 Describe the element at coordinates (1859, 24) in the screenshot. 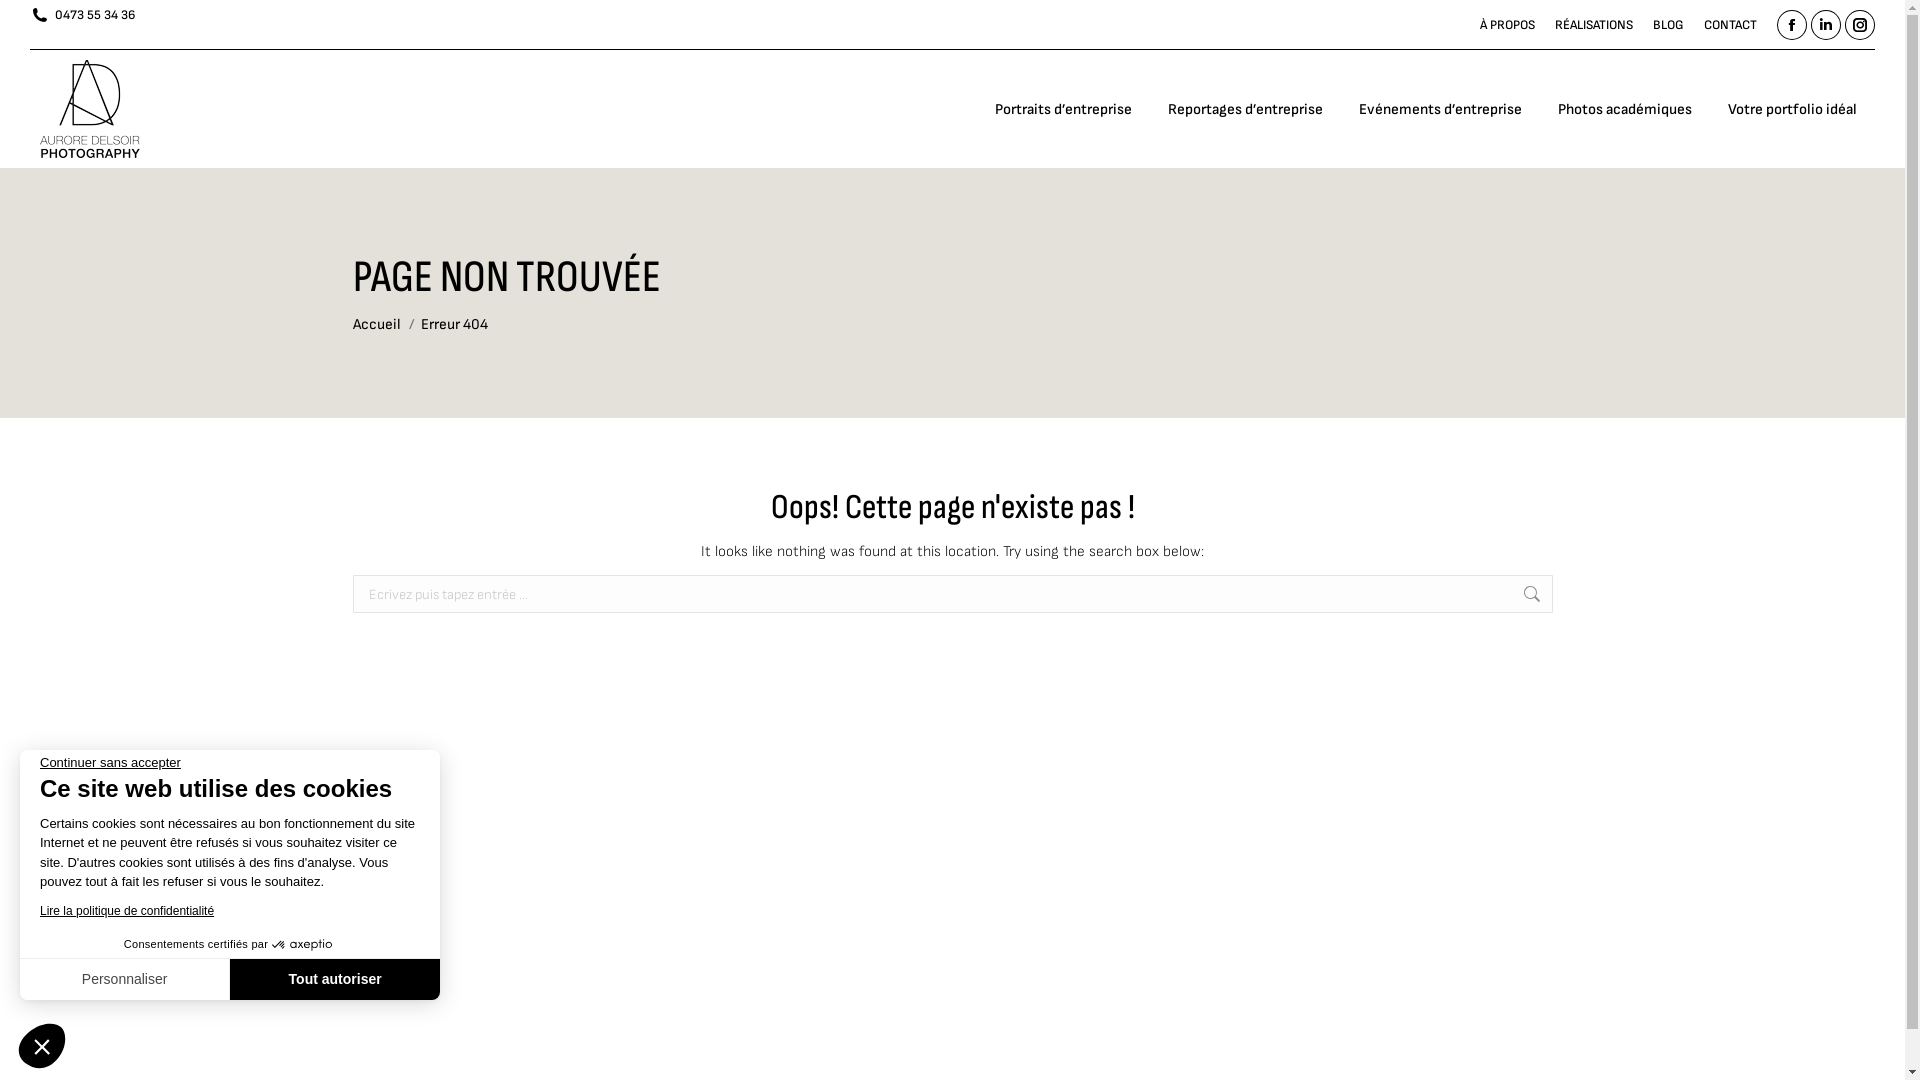

I see `'Instagram page opens in new window'` at that location.